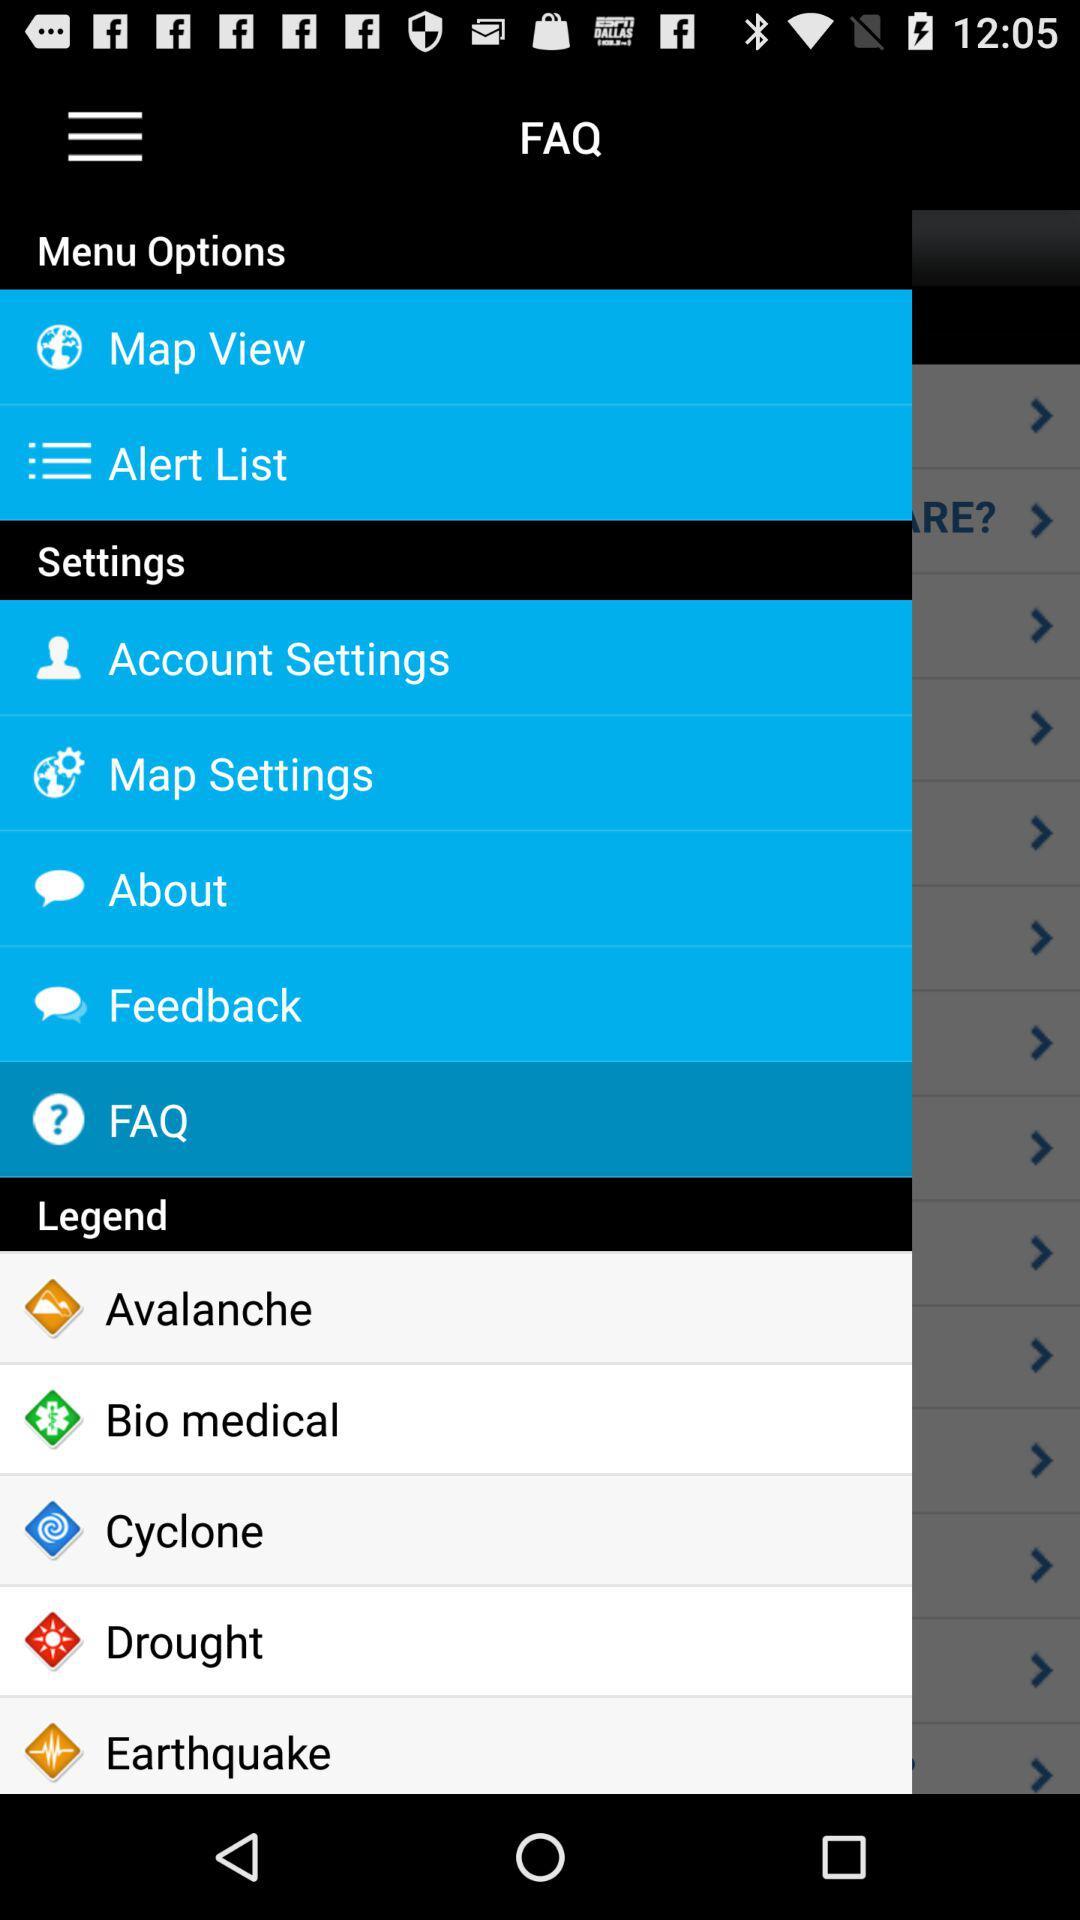 This screenshot has height=1920, width=1080. I want to click on the about icon, so click(455, 887).